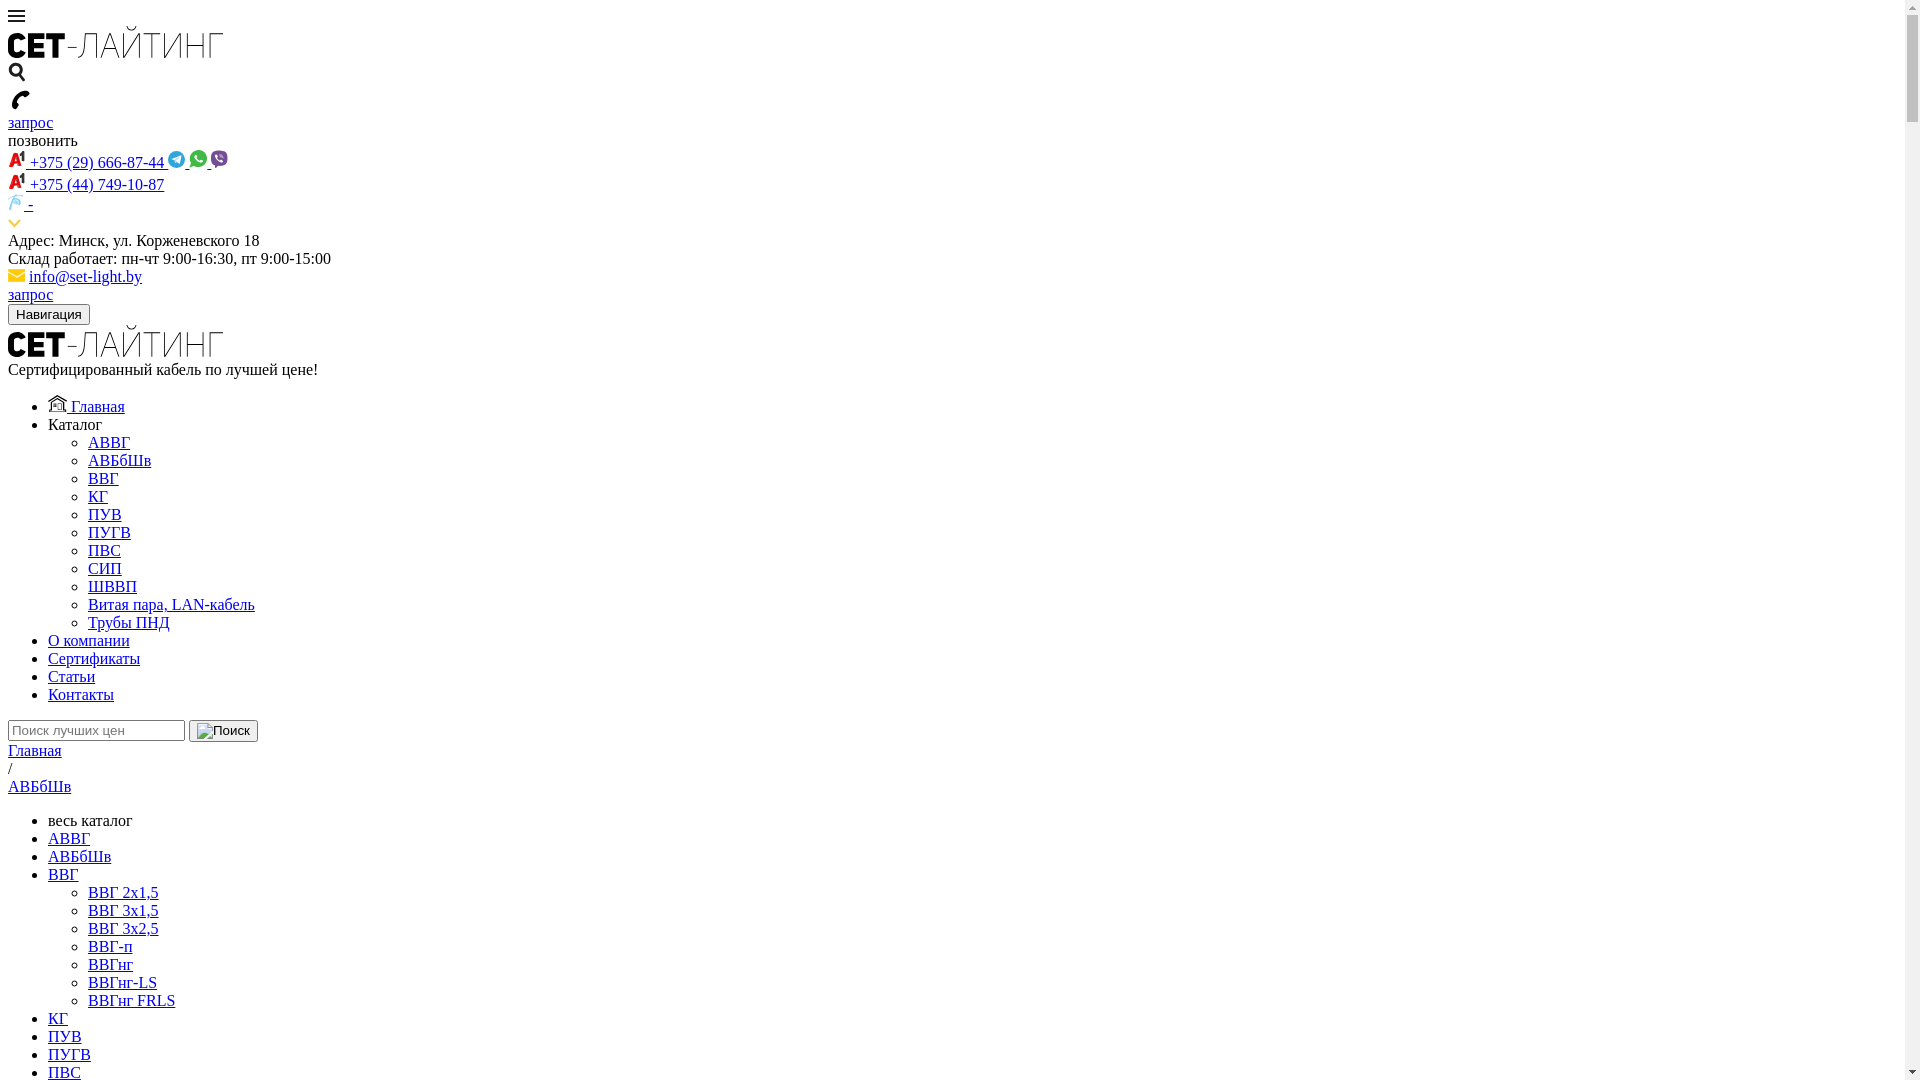 The height and width of the screenshot is (1080, 1920). What do you see at coordinates (84, 276) in the screenshot?
I see `'info@set-light.by'` at bounding box center [84, 276].